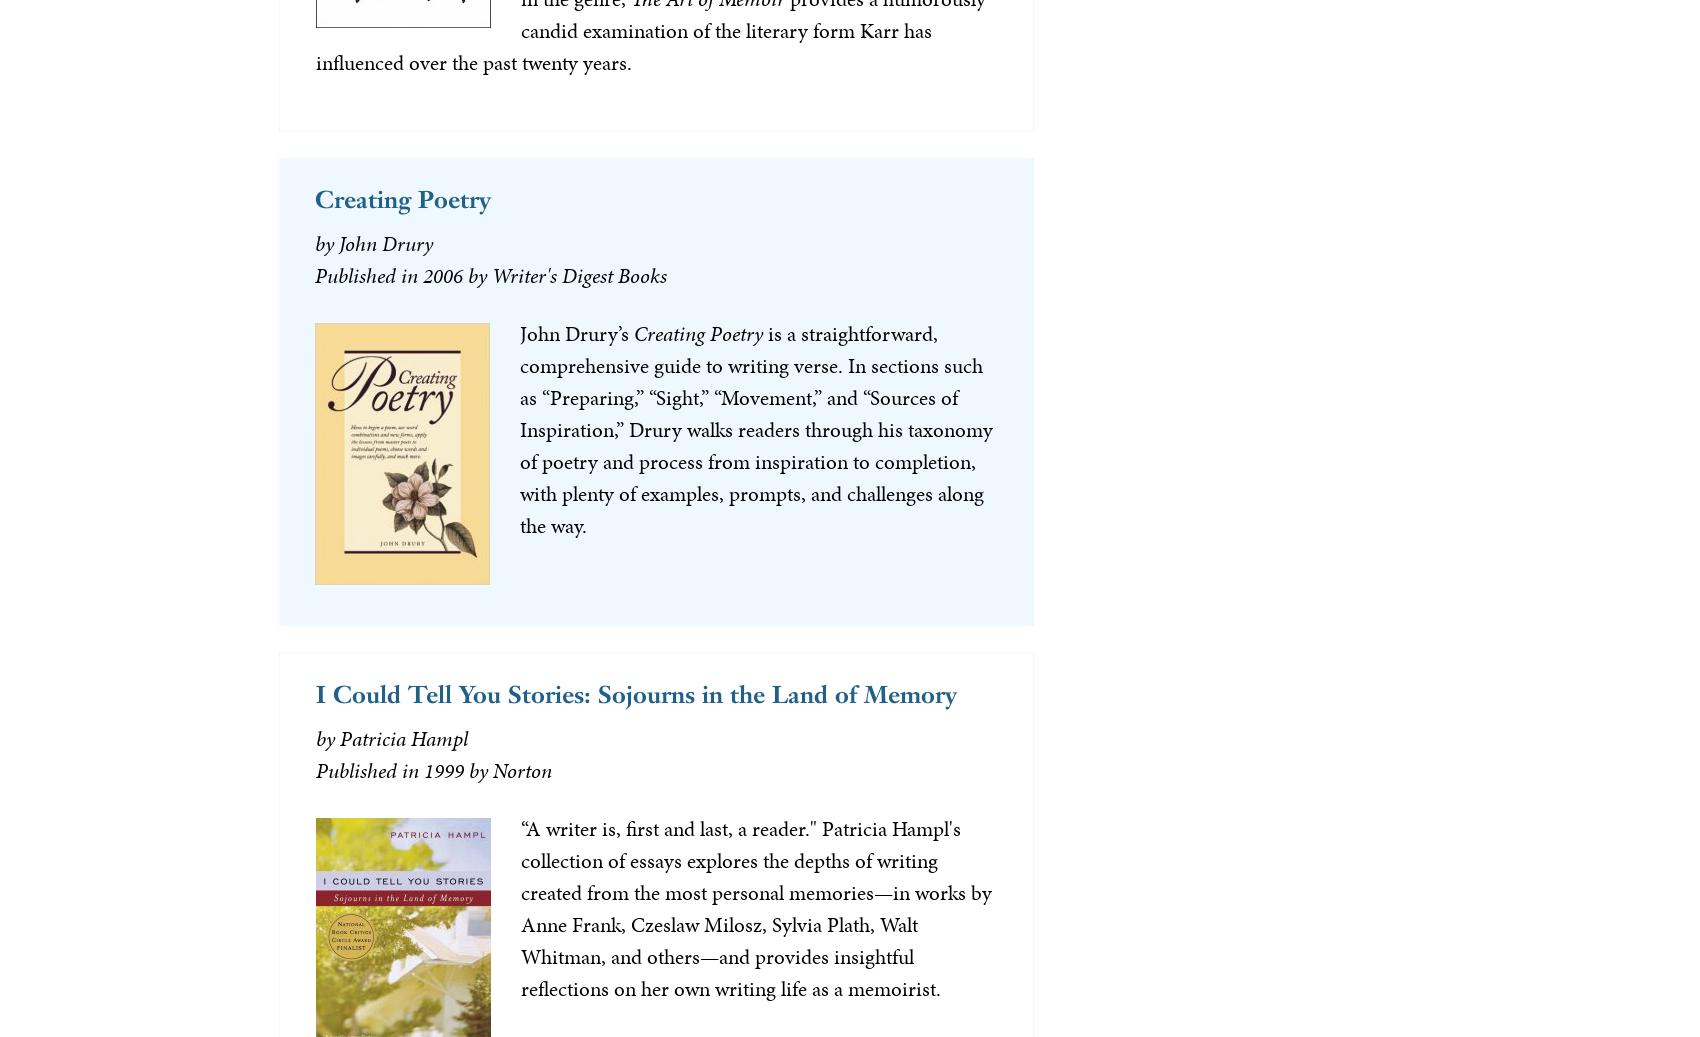  I want to click on 'is a straightforward, comprehensive guide to writing verse. In sections such as “Preparing,” “Sight,” “Movement,” and “Sources of Inspiration,” Drury walks readers through his taxonomy of poetry and process from inspiration to completion, with plenty of examples, prompts, and challenges along the way.', so click(754, 428).